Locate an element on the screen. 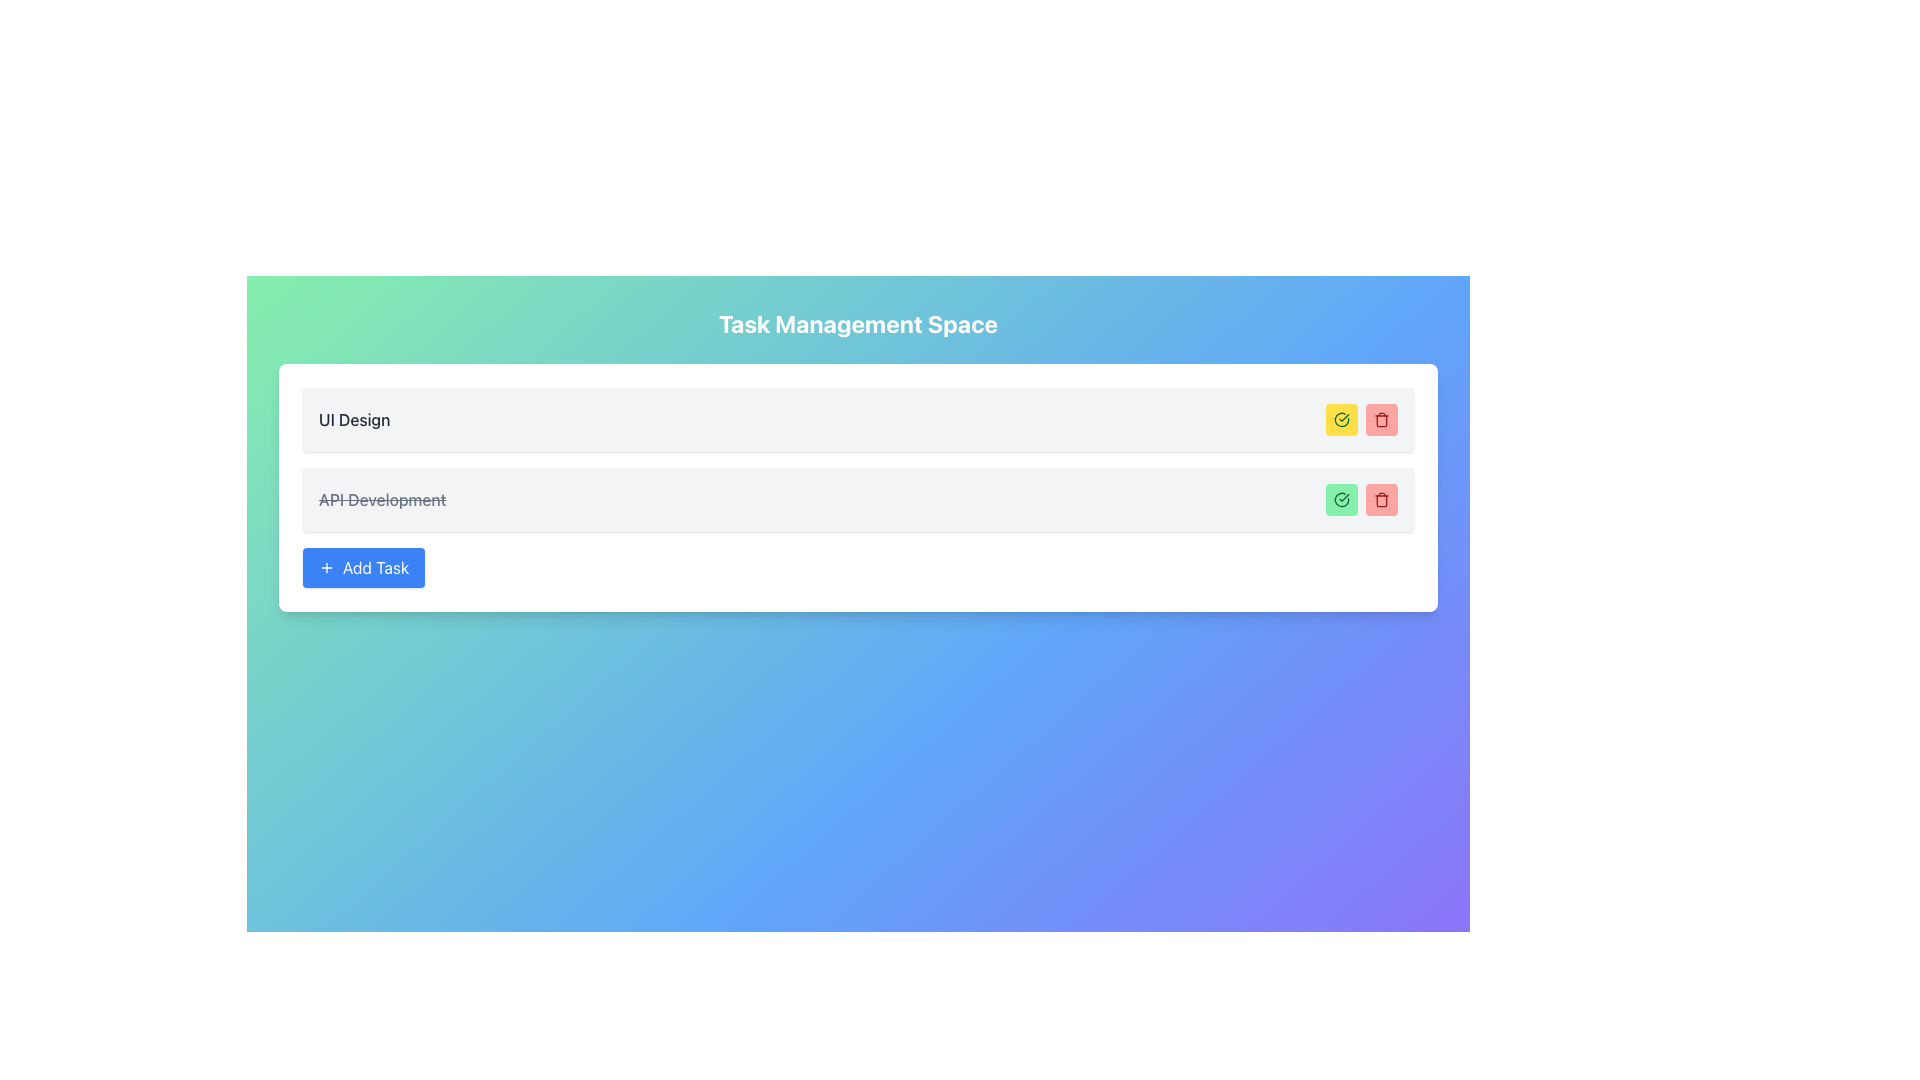 This screenshot has width=1920, height=1080. the button located at the bottom-left corner of the task card that adds a new task to the task list is located at coordinates (364, 567).